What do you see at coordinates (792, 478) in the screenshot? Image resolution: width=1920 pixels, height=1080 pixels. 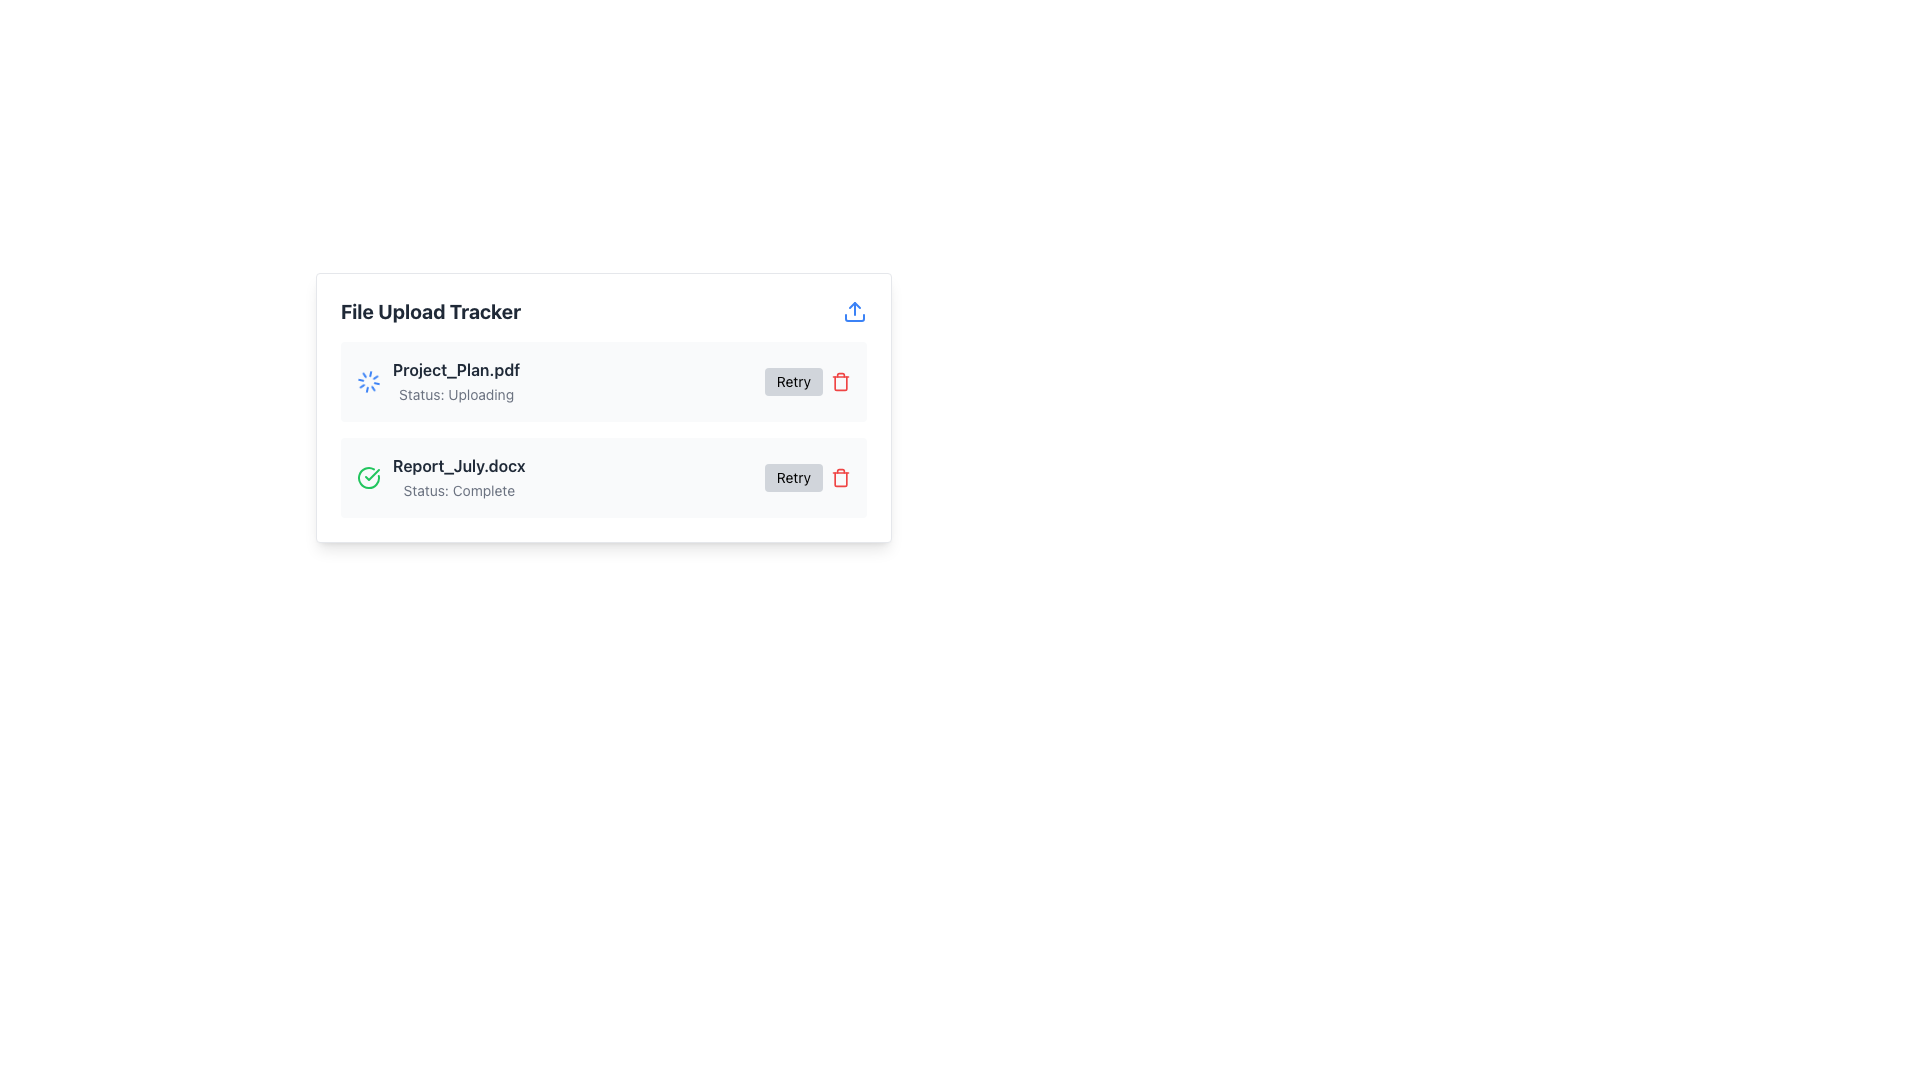 I see `the 'Retry' button, which is a rectangular button with rounded corners located in the second row of the file upload list, to the left of the red trash icon` at bounding box center [792, 478].